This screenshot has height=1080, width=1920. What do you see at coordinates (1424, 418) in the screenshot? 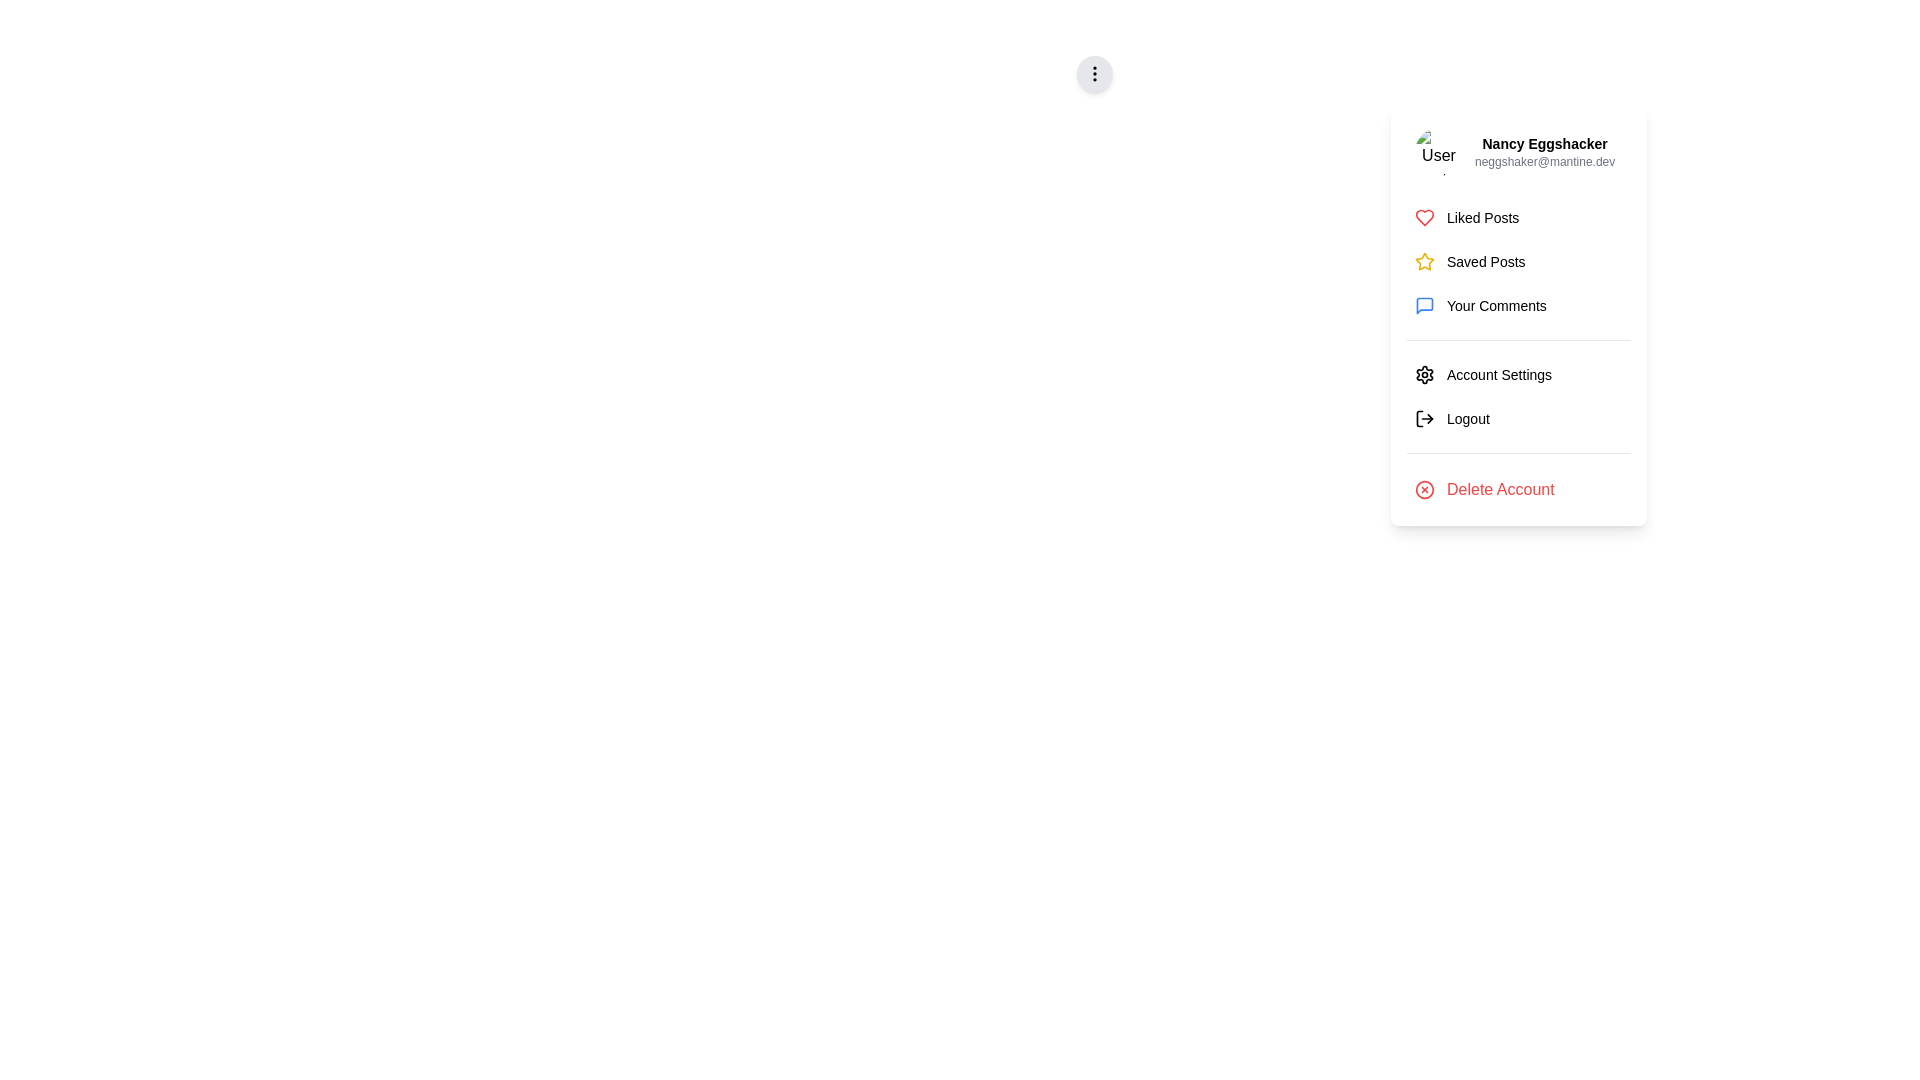
I see `the logout icon, which is a graphical representation with a door-like shape and an outward arrow, located in the vertical menu next to the 'Logout' text label` at bounding box center [1424, 418].